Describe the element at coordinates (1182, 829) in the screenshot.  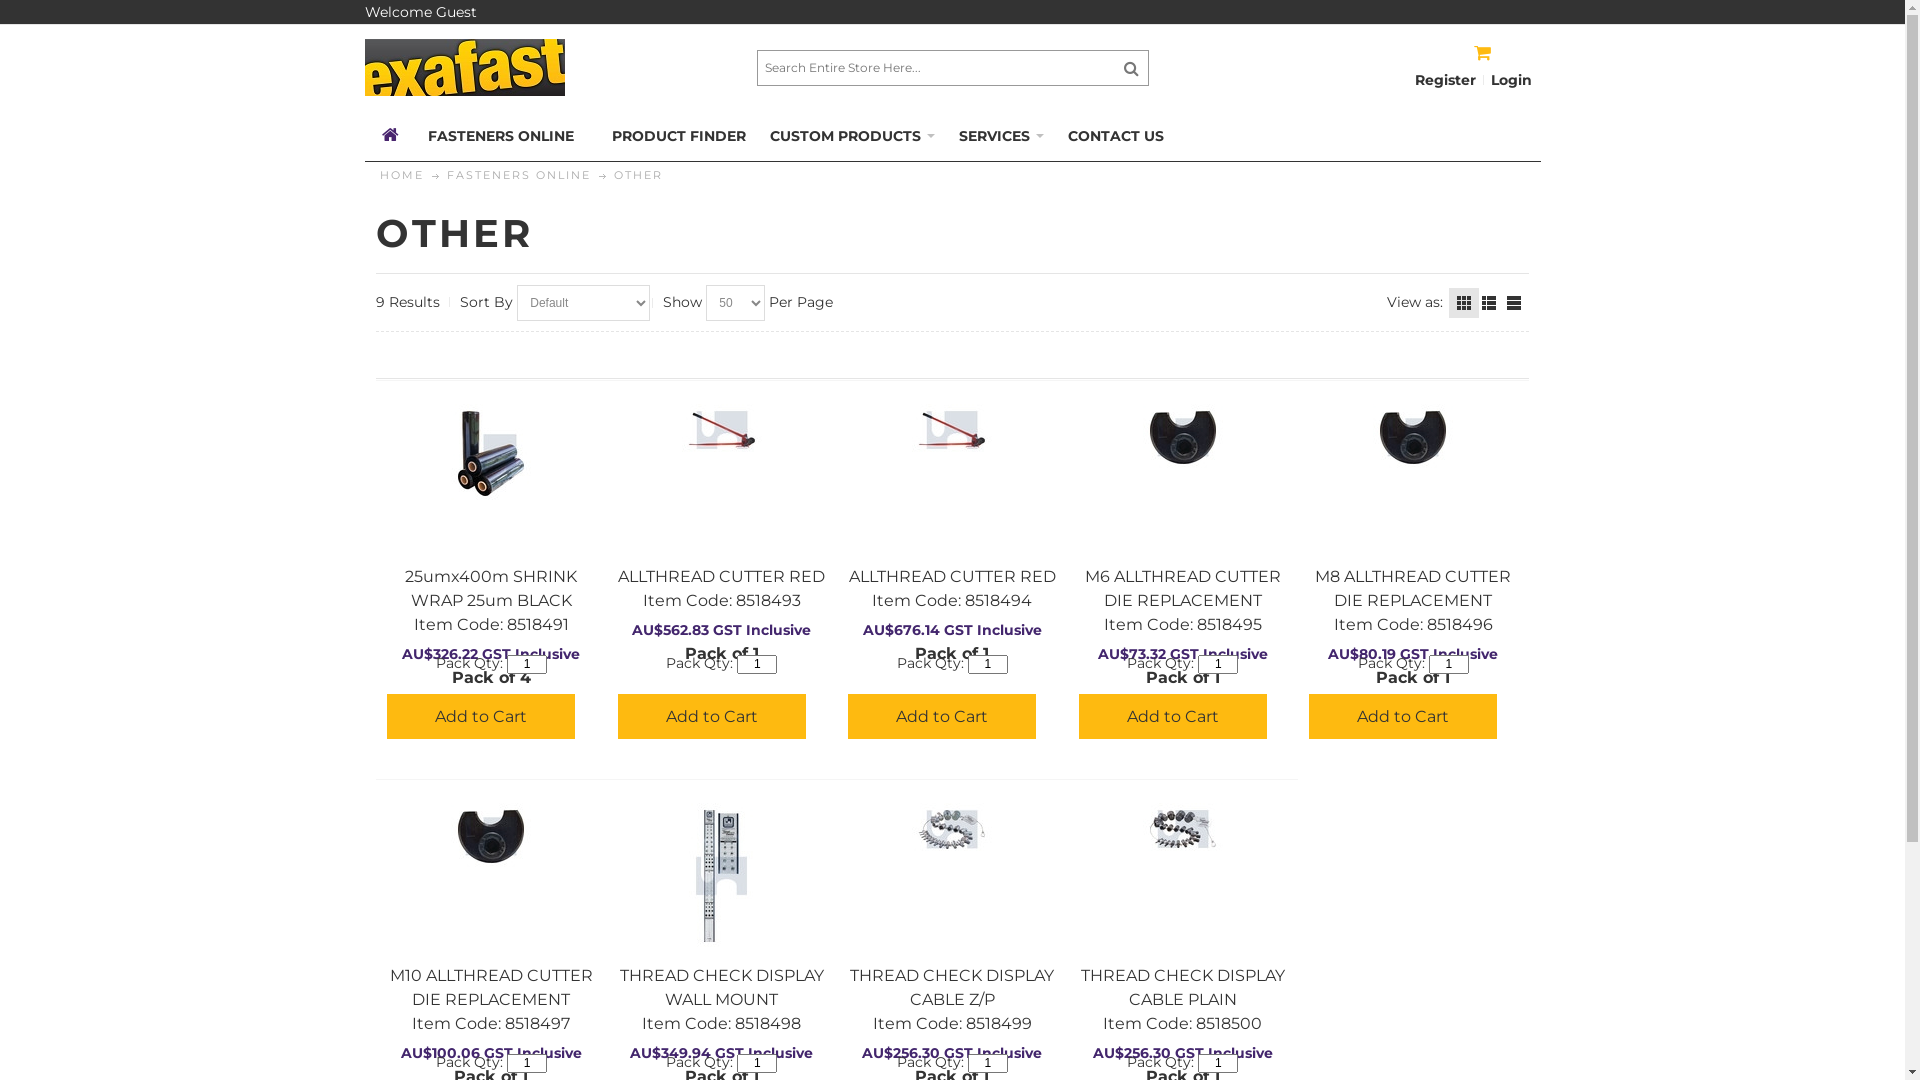
I see `'THREAD CHECK DISPLAY CABLE PLAIN'` at that location.